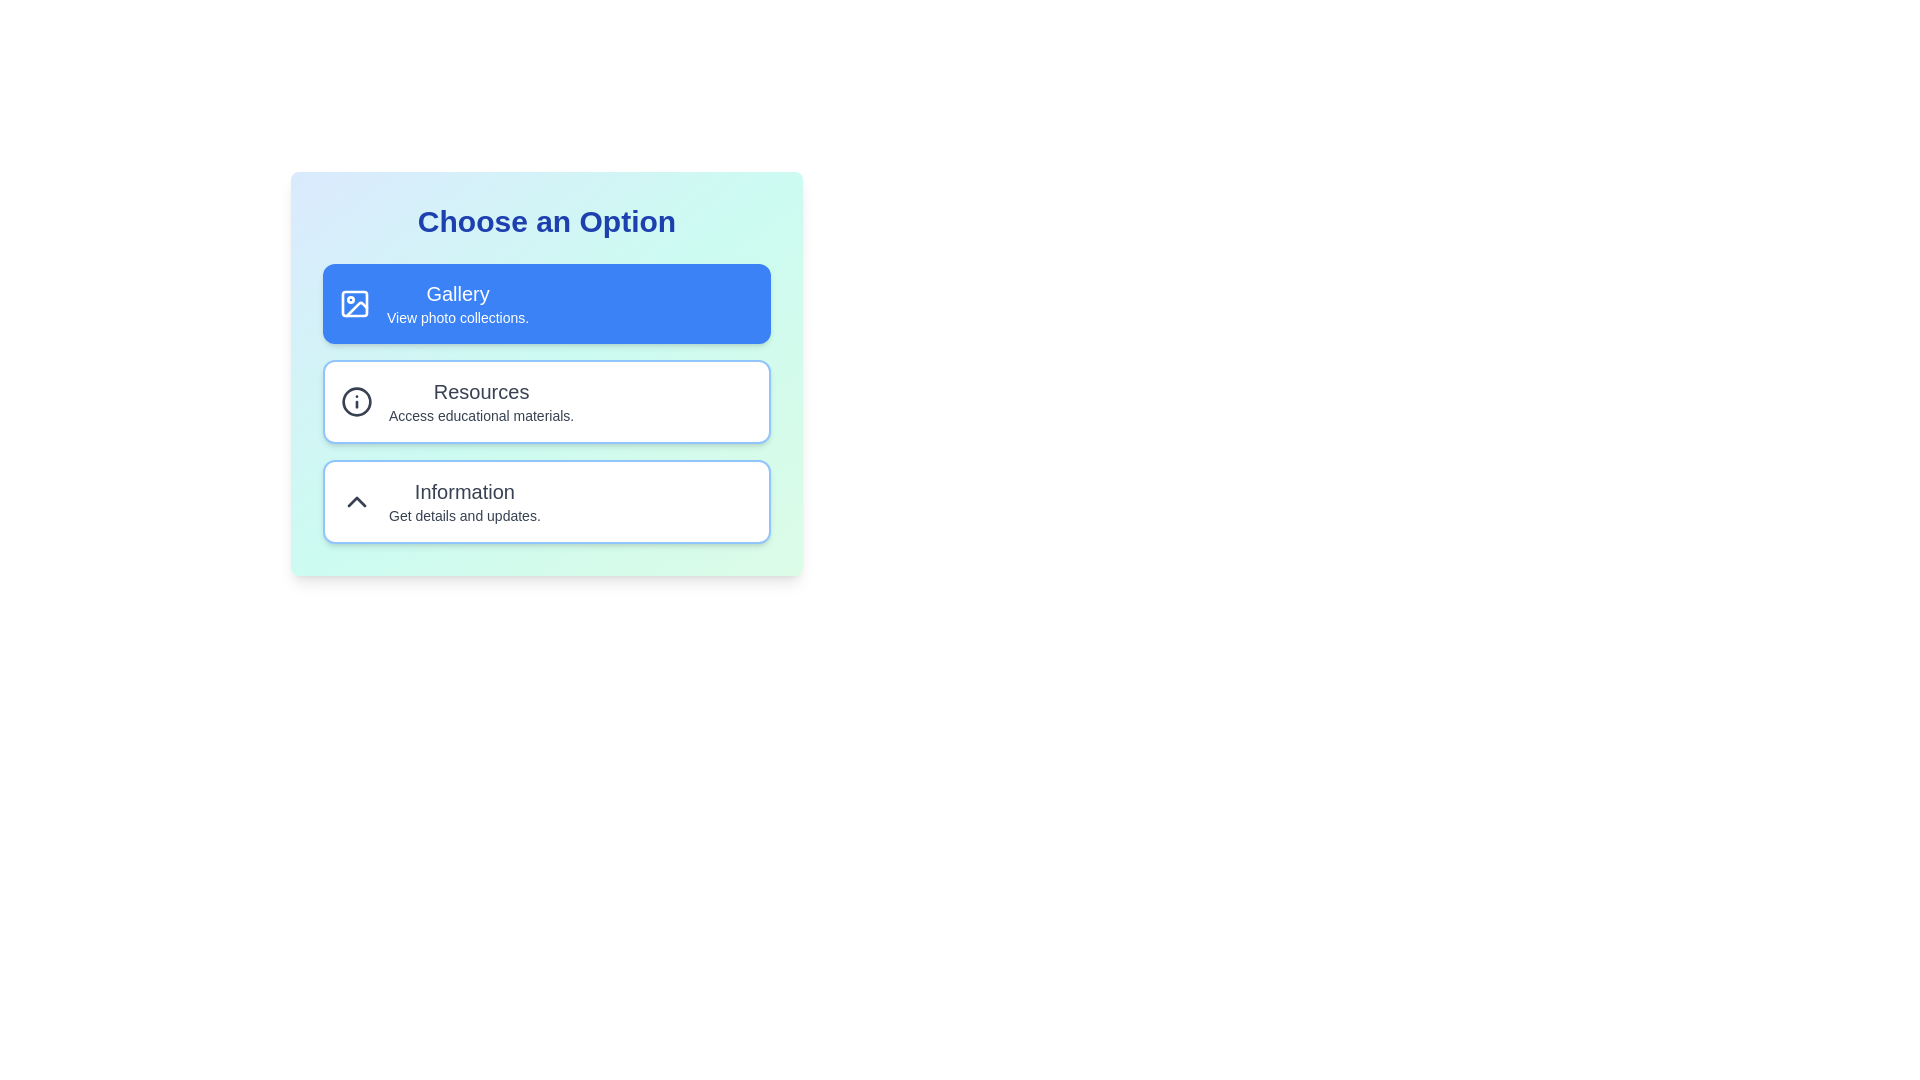  Describe the element at coordinates (356, 401) in the screenshot. I see `graphic icon located at the bottom left section of the interface card, which indicates information or help` at that location.